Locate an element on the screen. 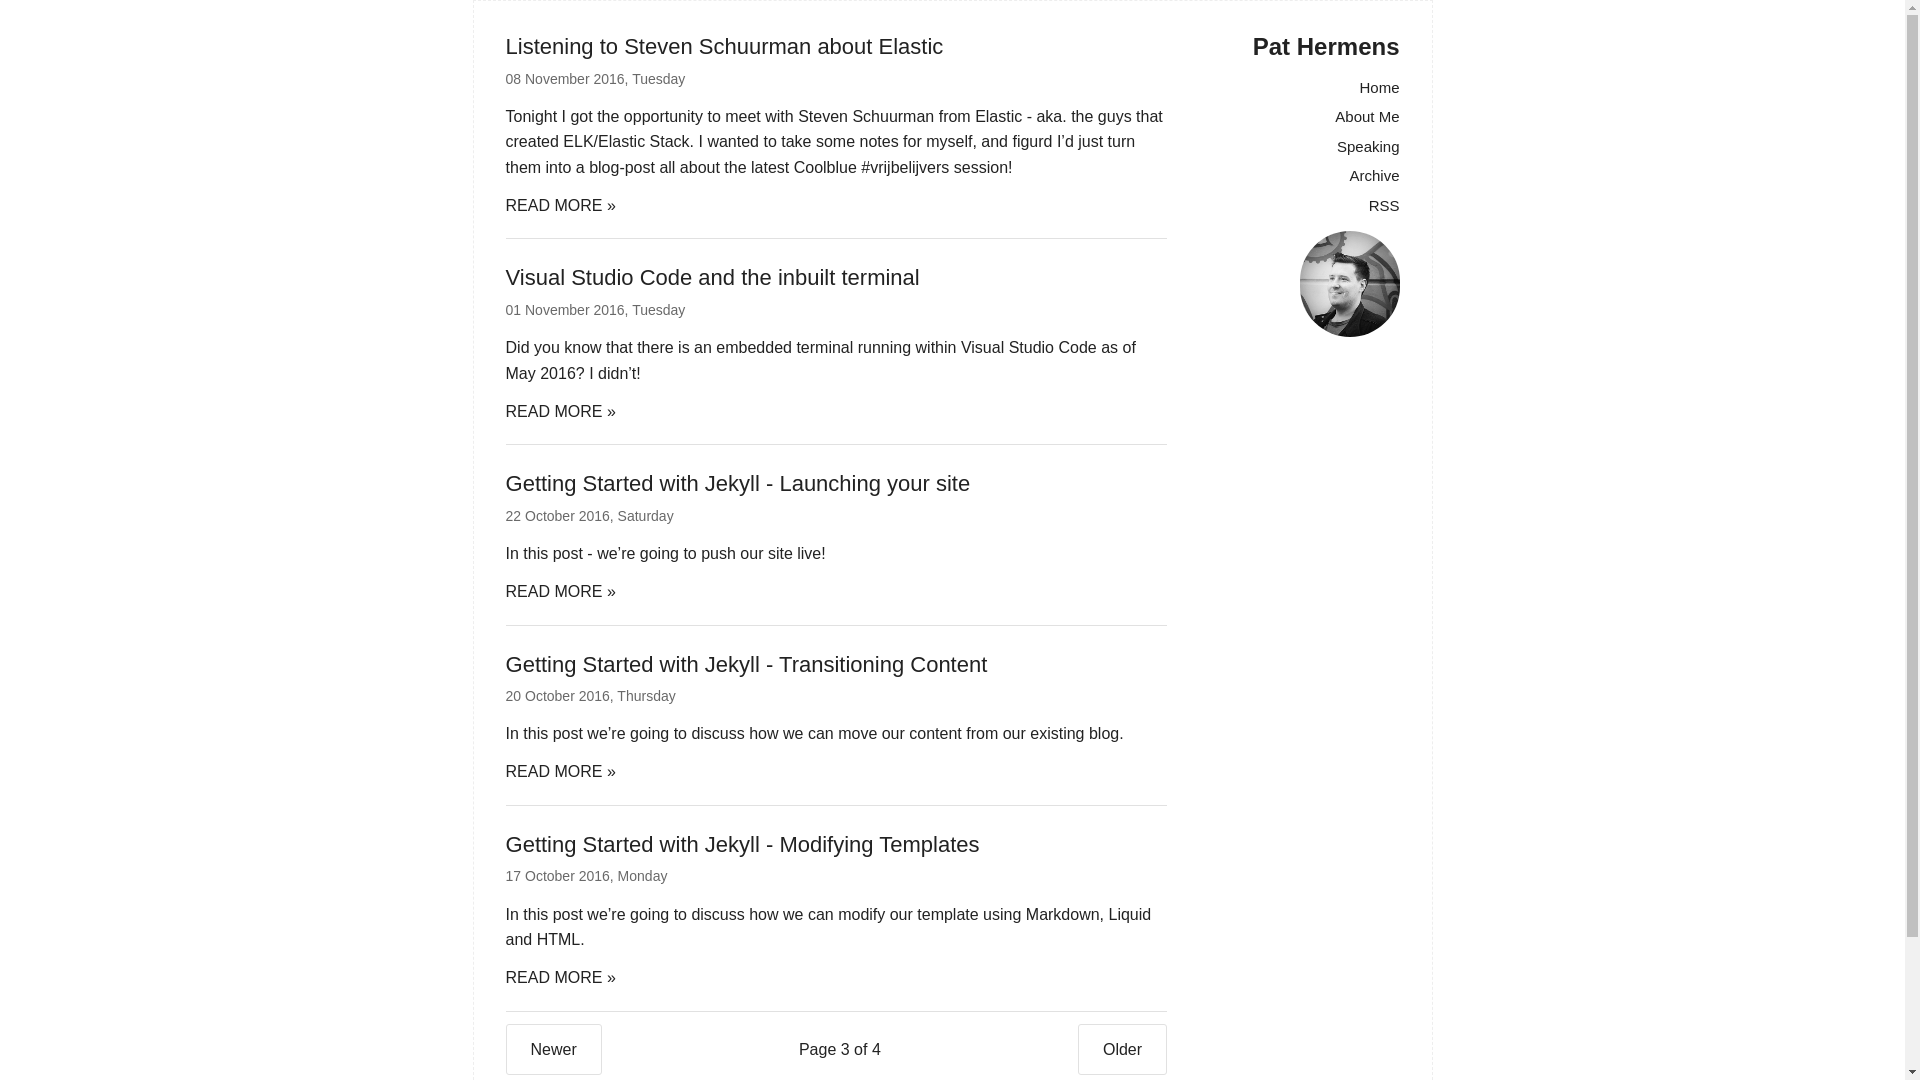  'Archive' is located at coordinates (1372, 174).